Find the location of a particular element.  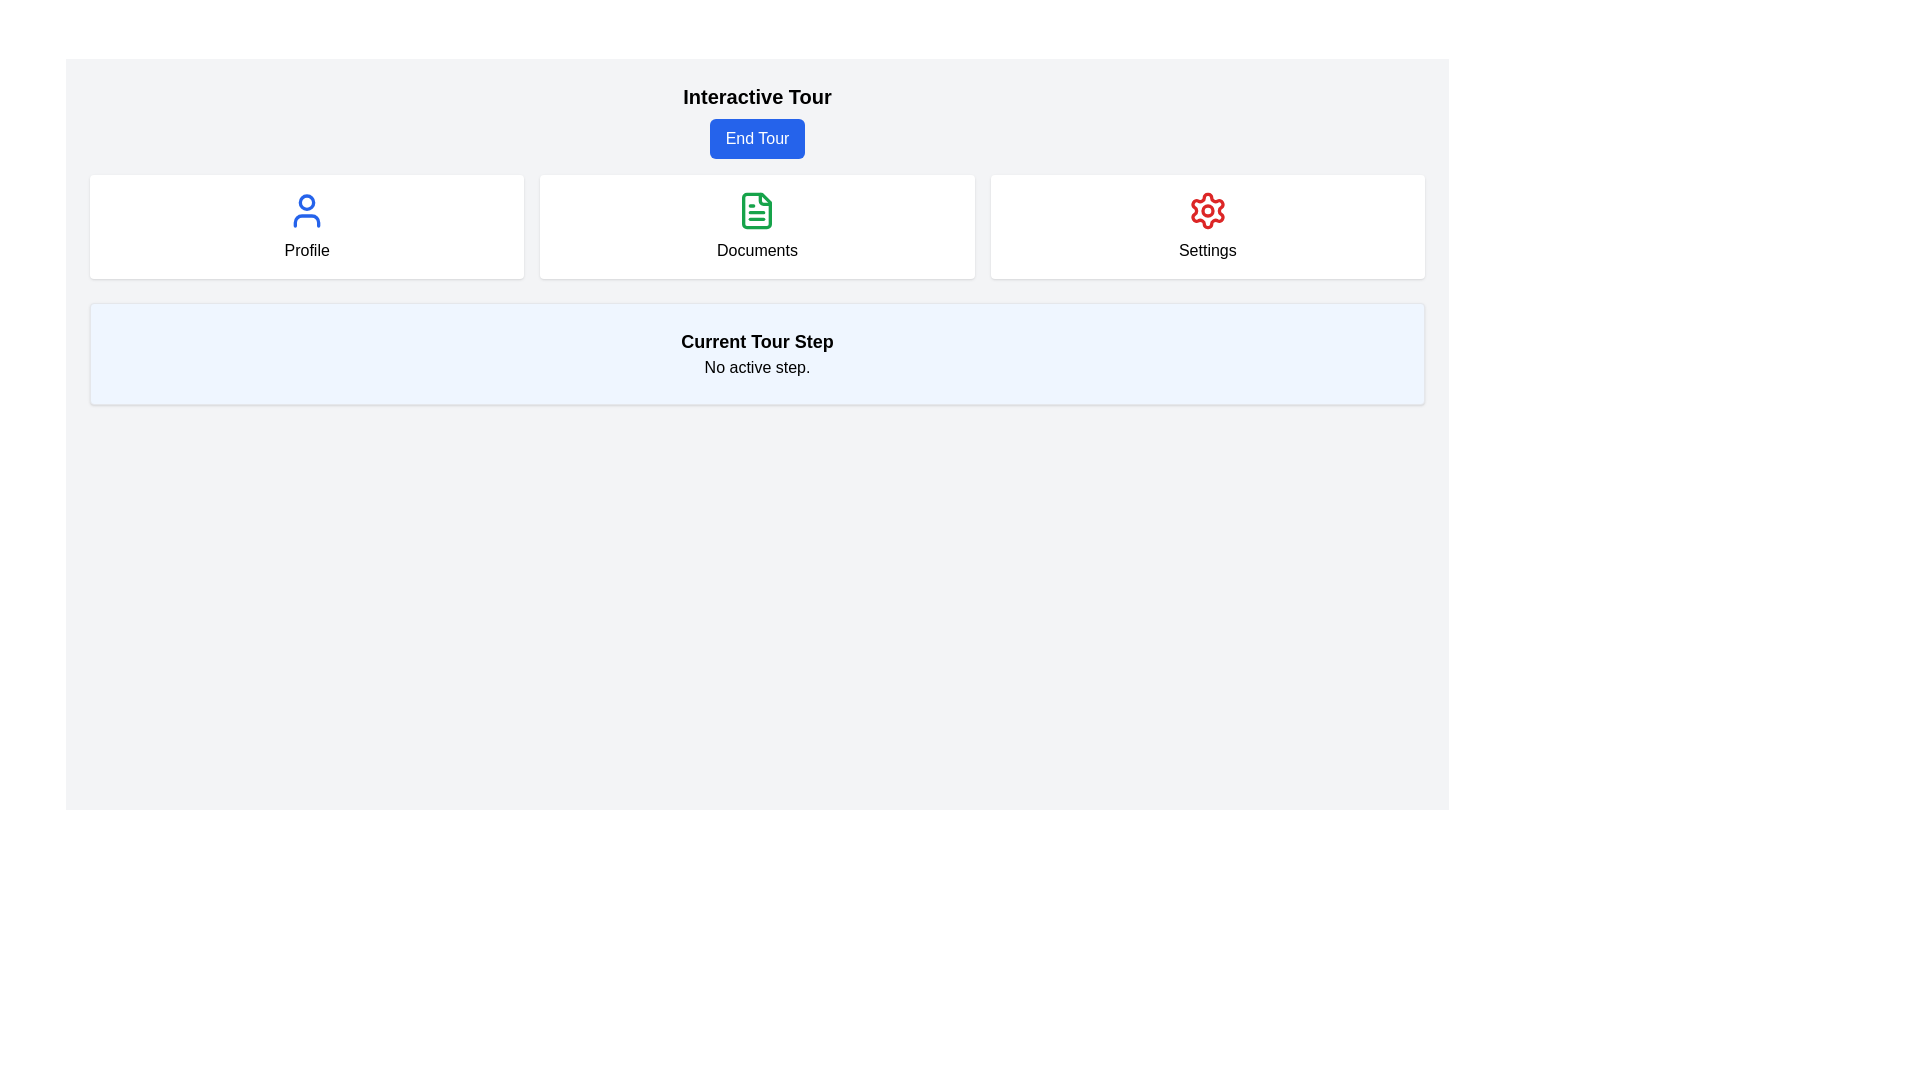

the user profile icon located in the top-left section of the grid layout, which is centered within the 'Profile' card is located at coordinates (306, 211).